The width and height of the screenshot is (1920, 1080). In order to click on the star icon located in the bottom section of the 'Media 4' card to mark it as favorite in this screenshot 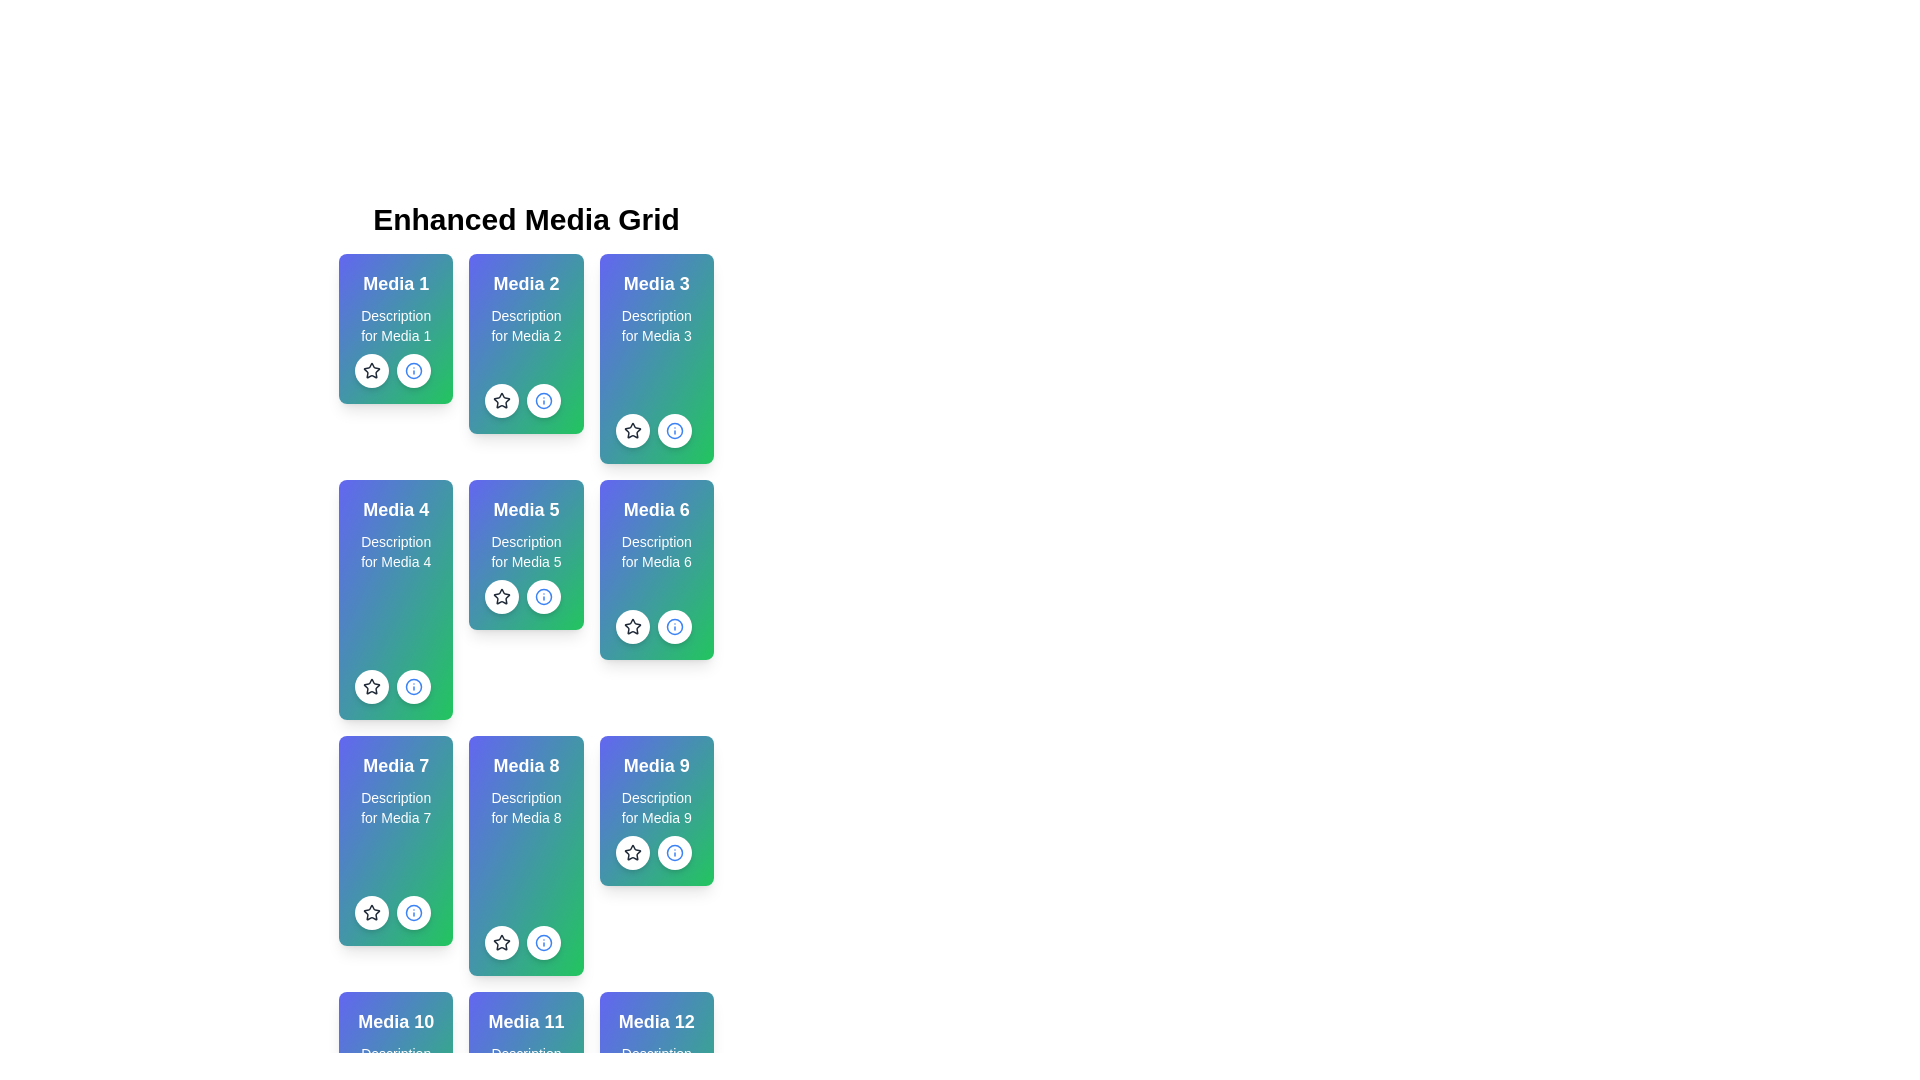, I will do `click(372, 685)`.